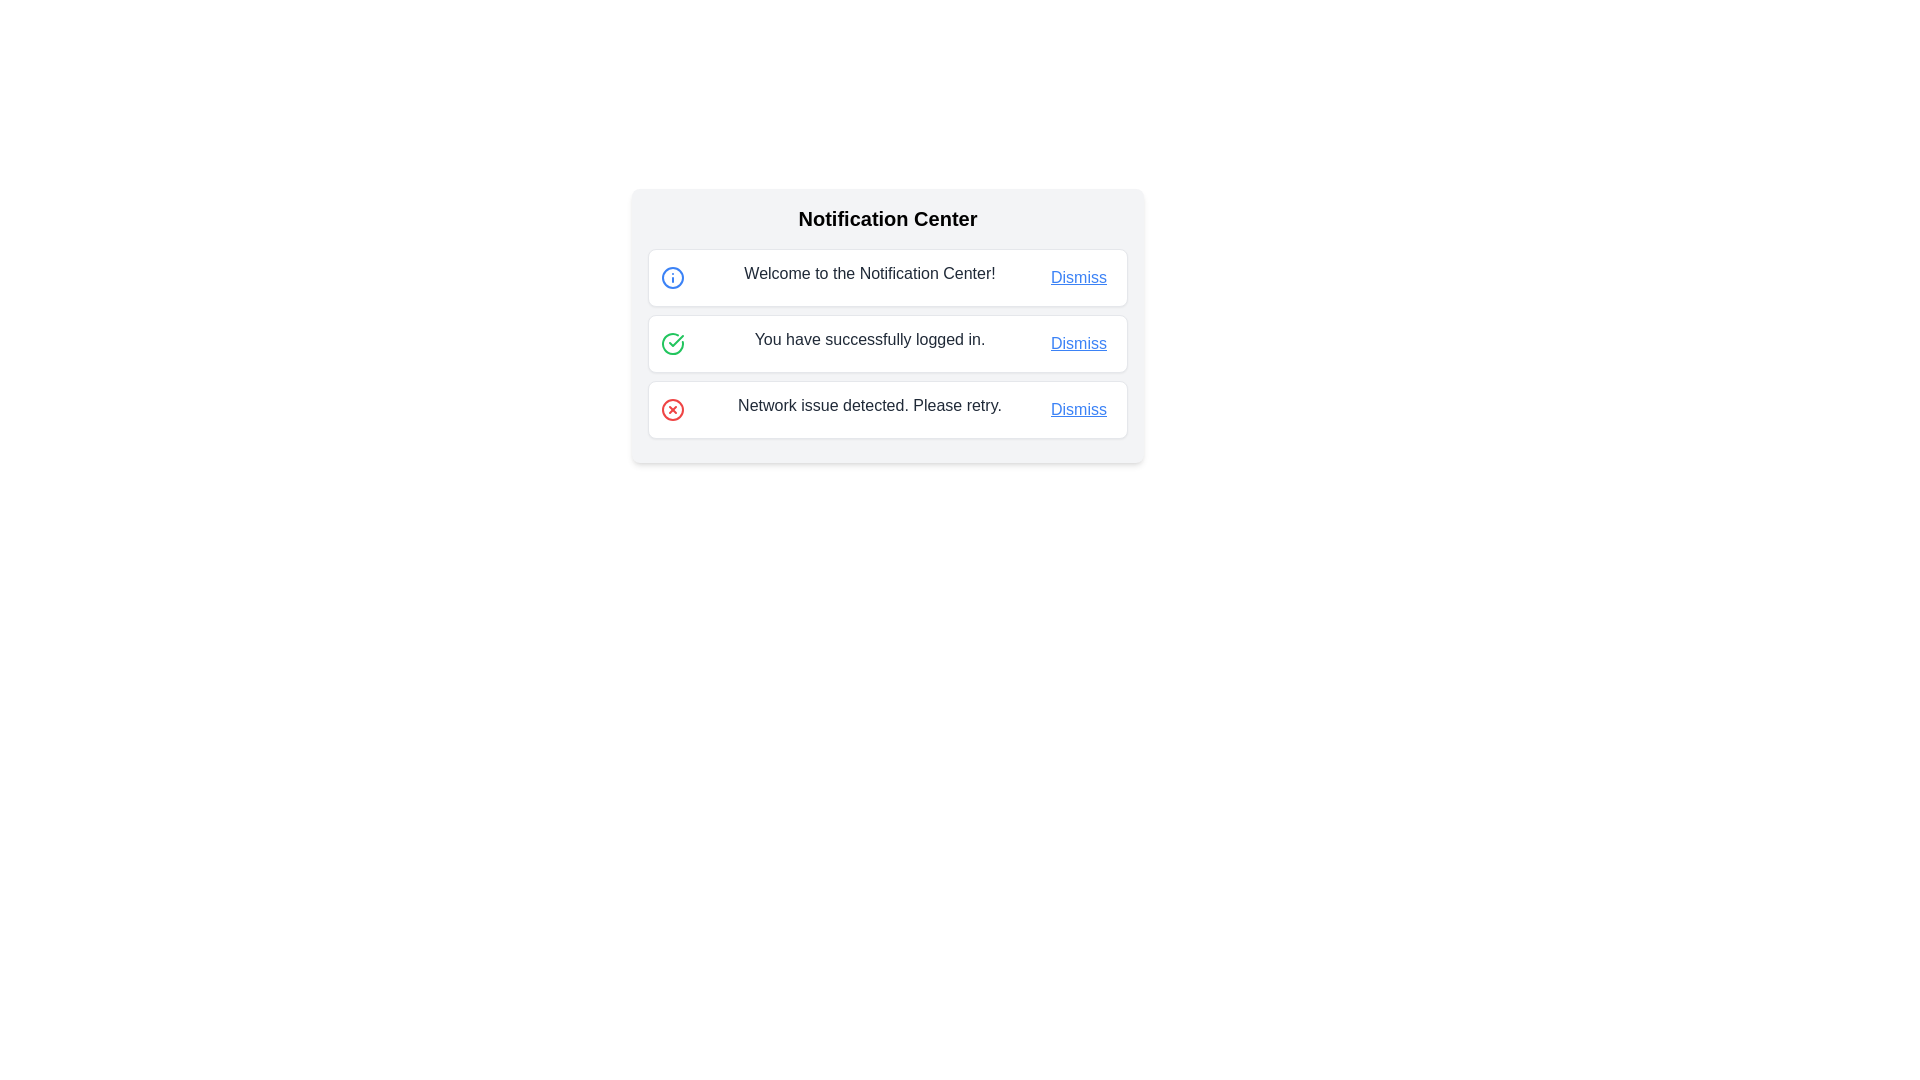  I want to click on the second icon in the vertical list of three notification items that indicates a validated state, located to the left of the message 'You have successfully logged in.', so click(672, 342).